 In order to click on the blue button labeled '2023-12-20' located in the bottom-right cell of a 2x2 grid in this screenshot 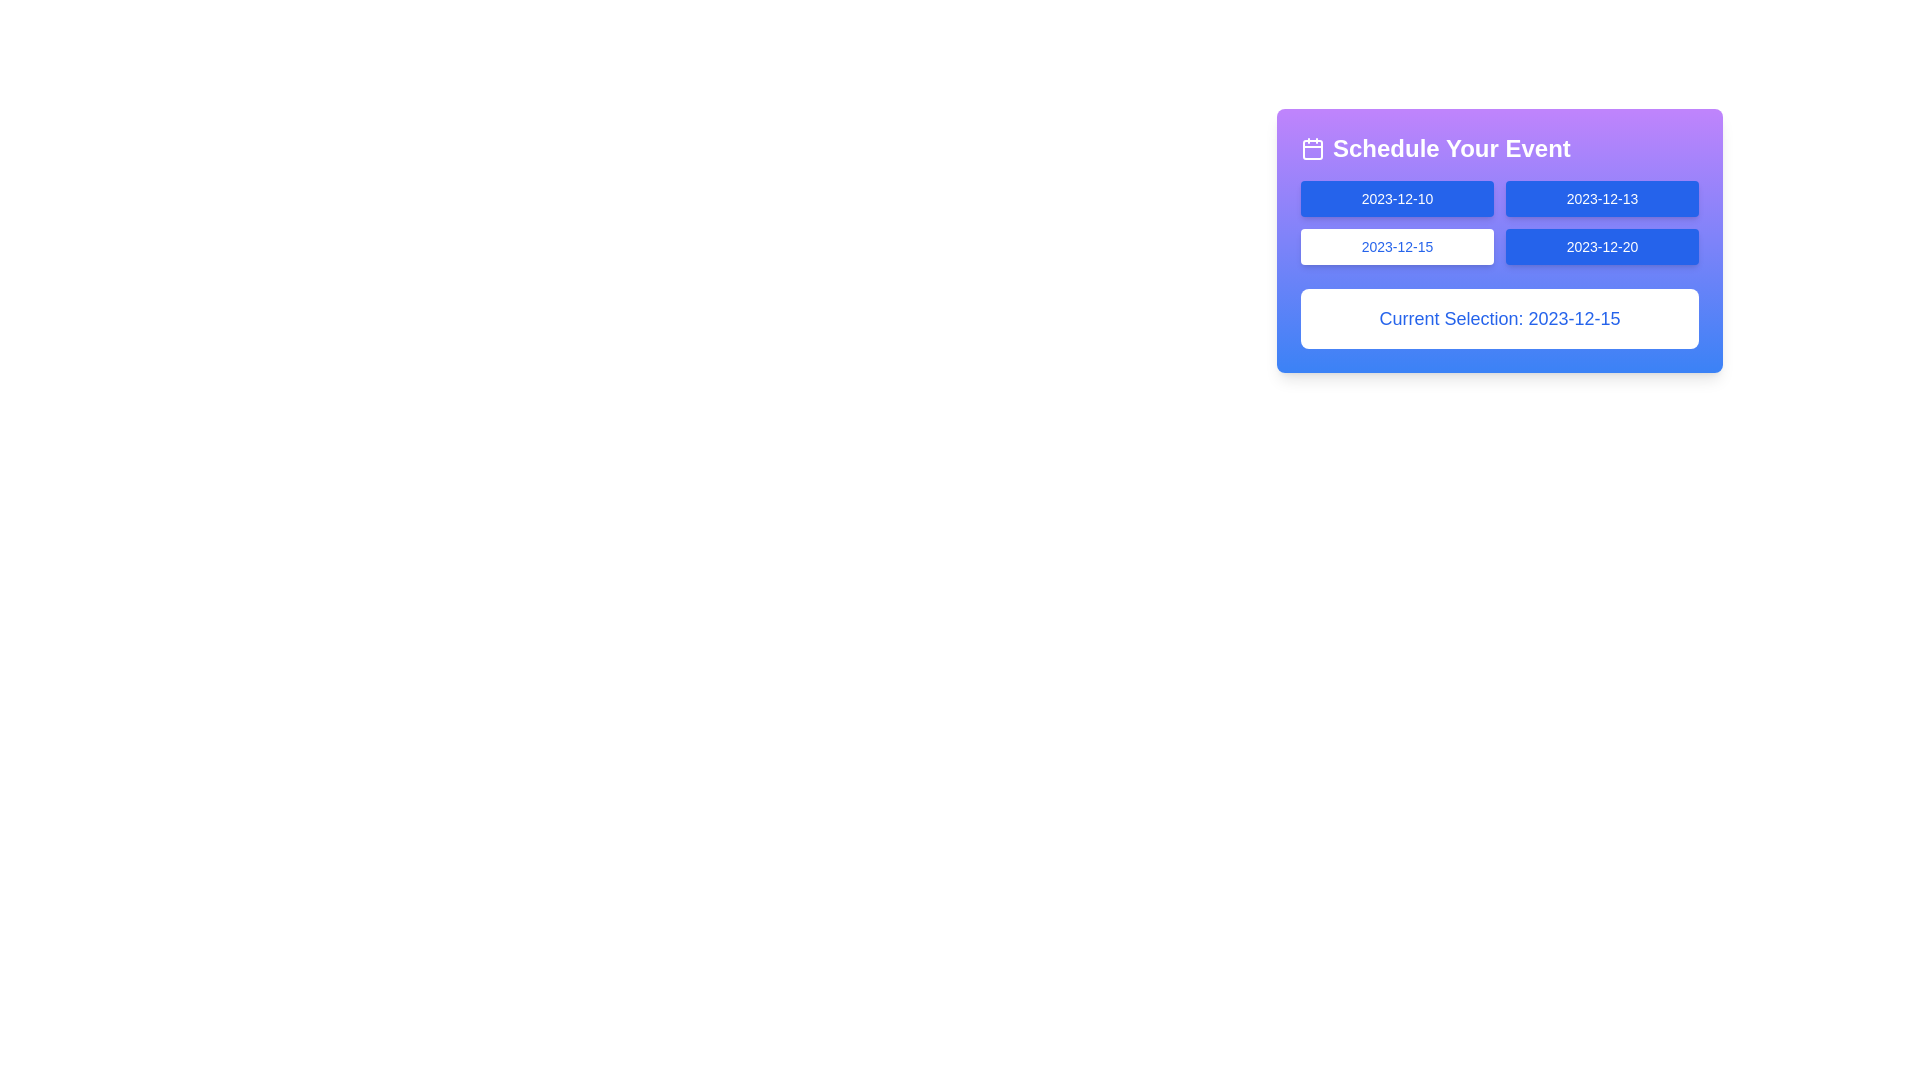, I will do `click(1602, 245)`.